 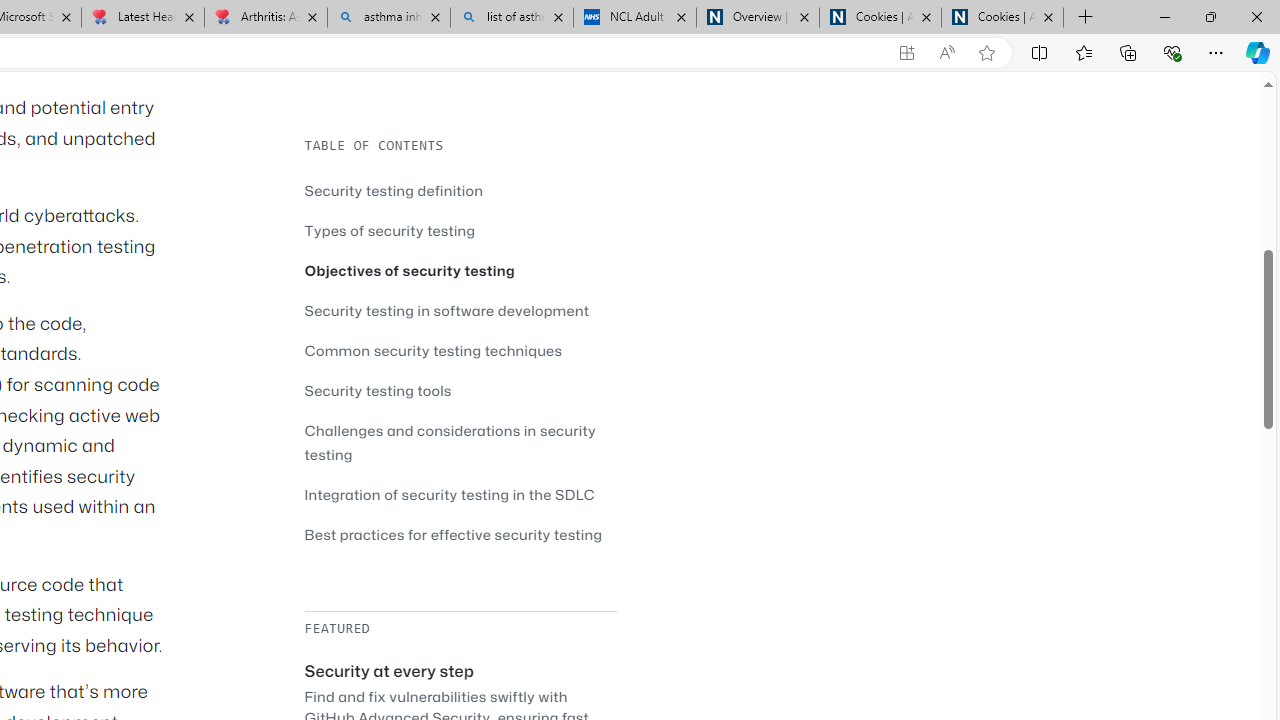 What do you see at coordinates (432, 349) in the screenshot?
I see `'Common security testing techniques'` at bounding box center [432, 349].